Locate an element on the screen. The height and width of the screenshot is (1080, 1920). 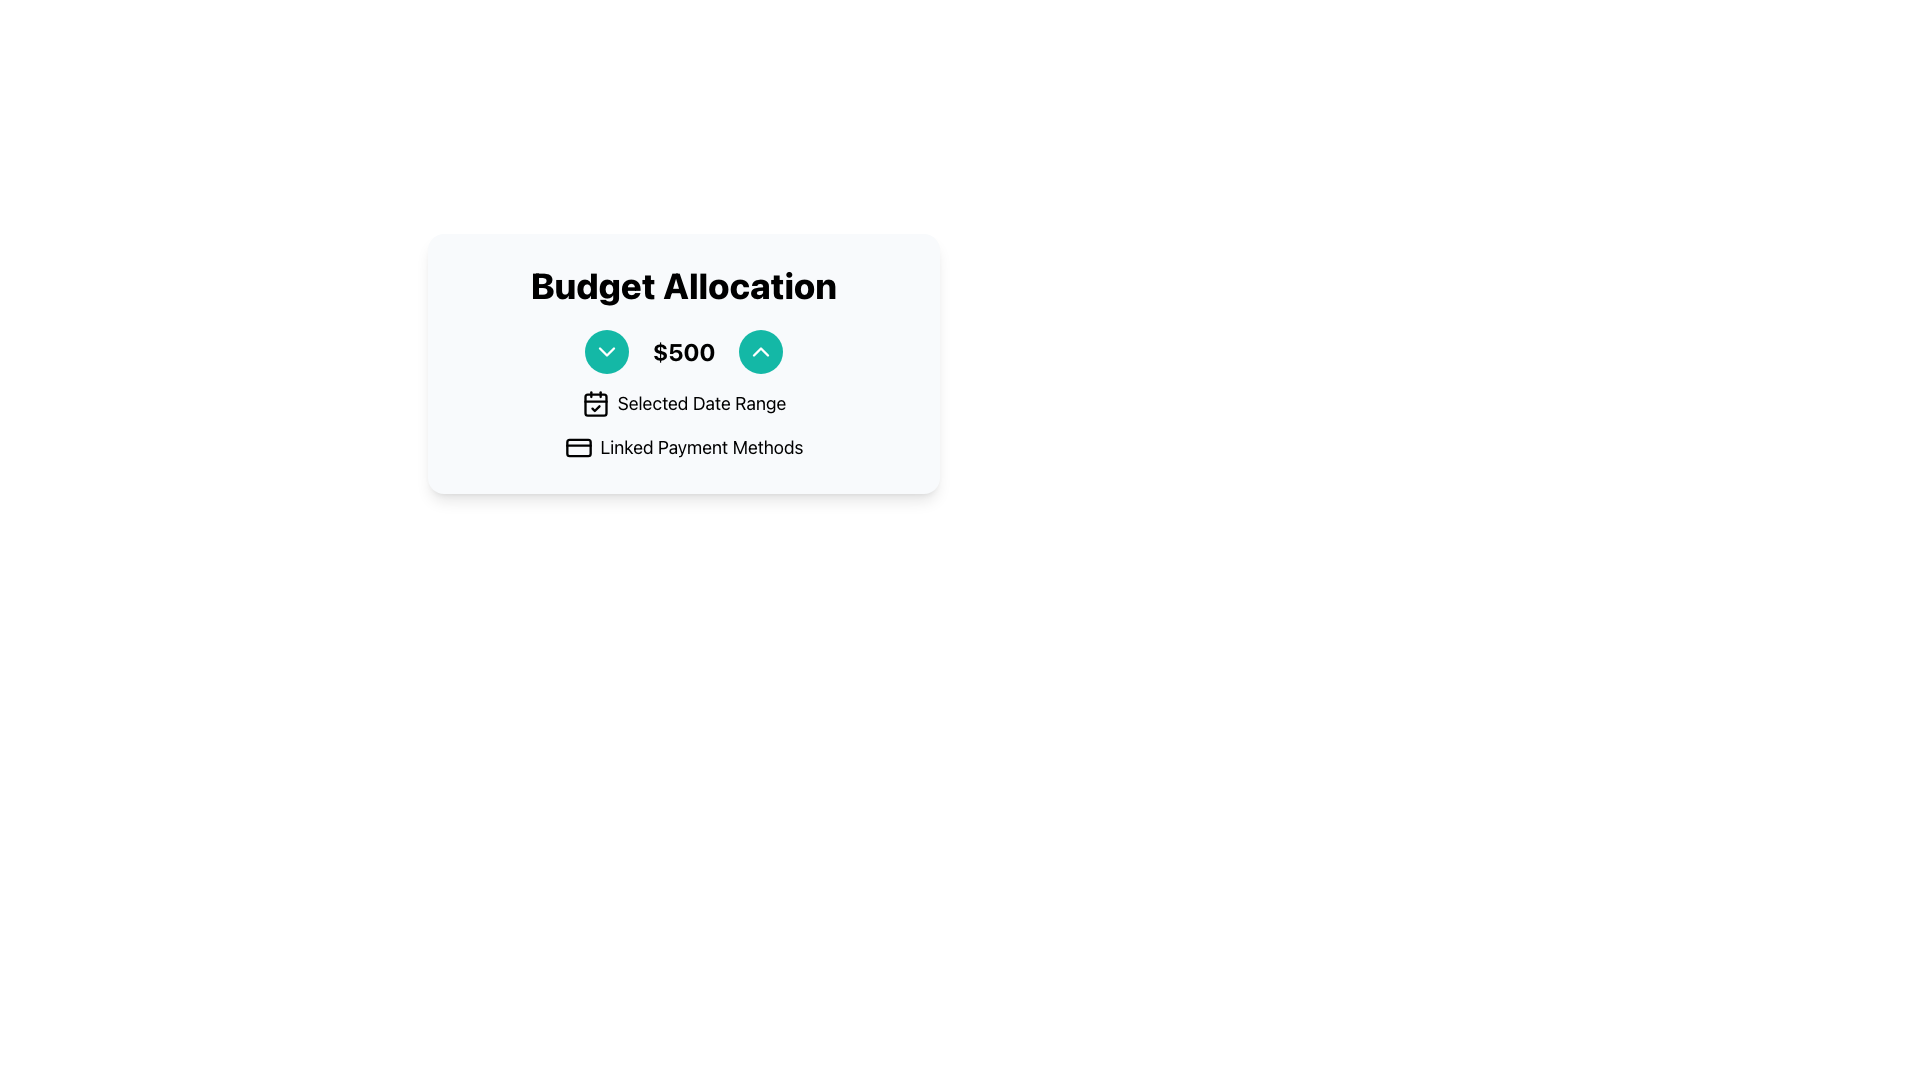
the Text Label displaying the dollar amount ('$500') in the 'Budget Allocation' layout is located at coordinates (684, 350).